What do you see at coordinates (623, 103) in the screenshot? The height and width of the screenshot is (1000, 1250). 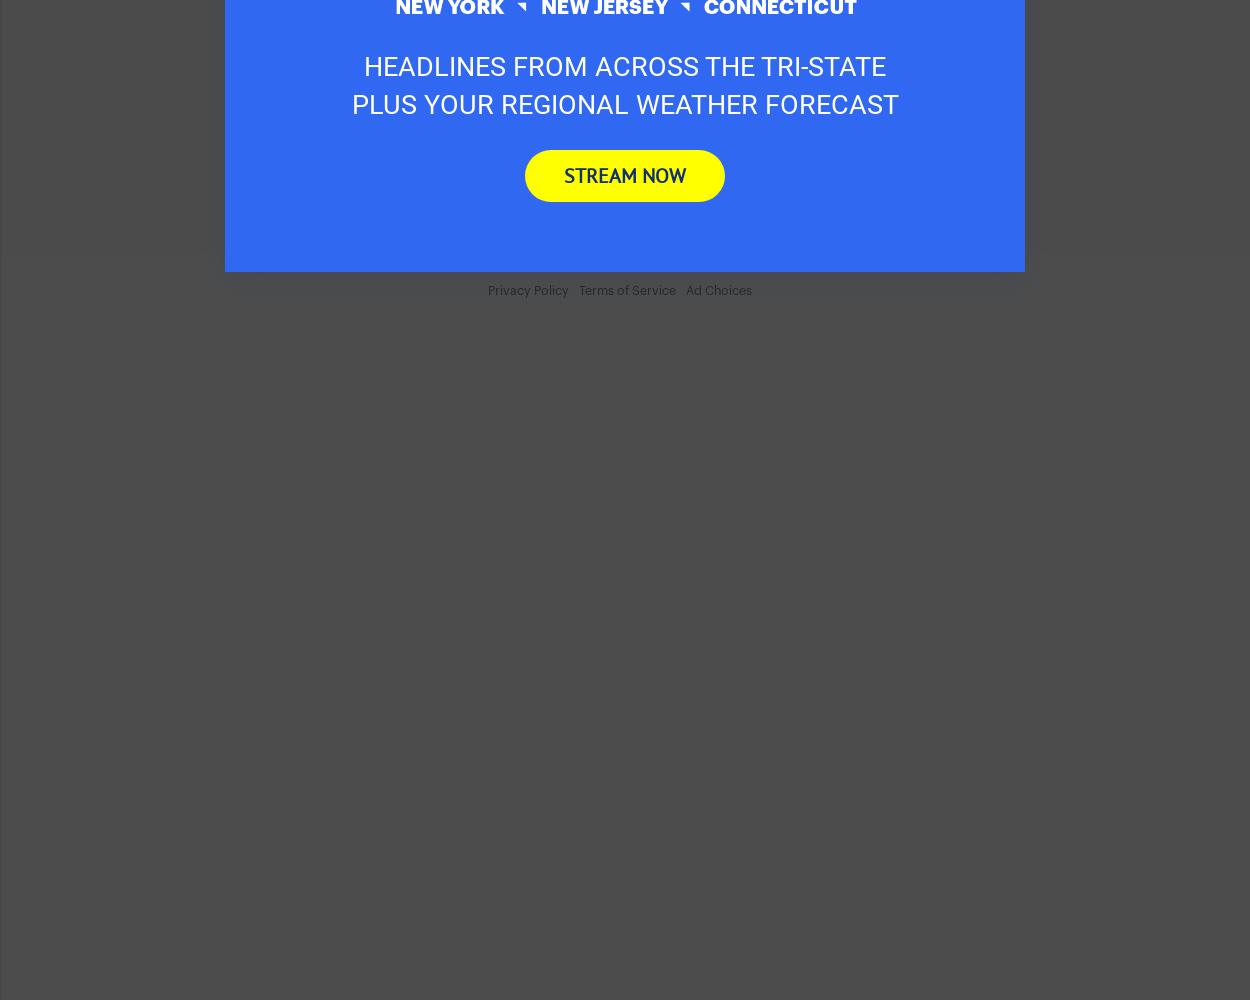 I see `'PLUS YOUR REGIONAL WEATHER FORECAST'` at bounding box center [623, 103].